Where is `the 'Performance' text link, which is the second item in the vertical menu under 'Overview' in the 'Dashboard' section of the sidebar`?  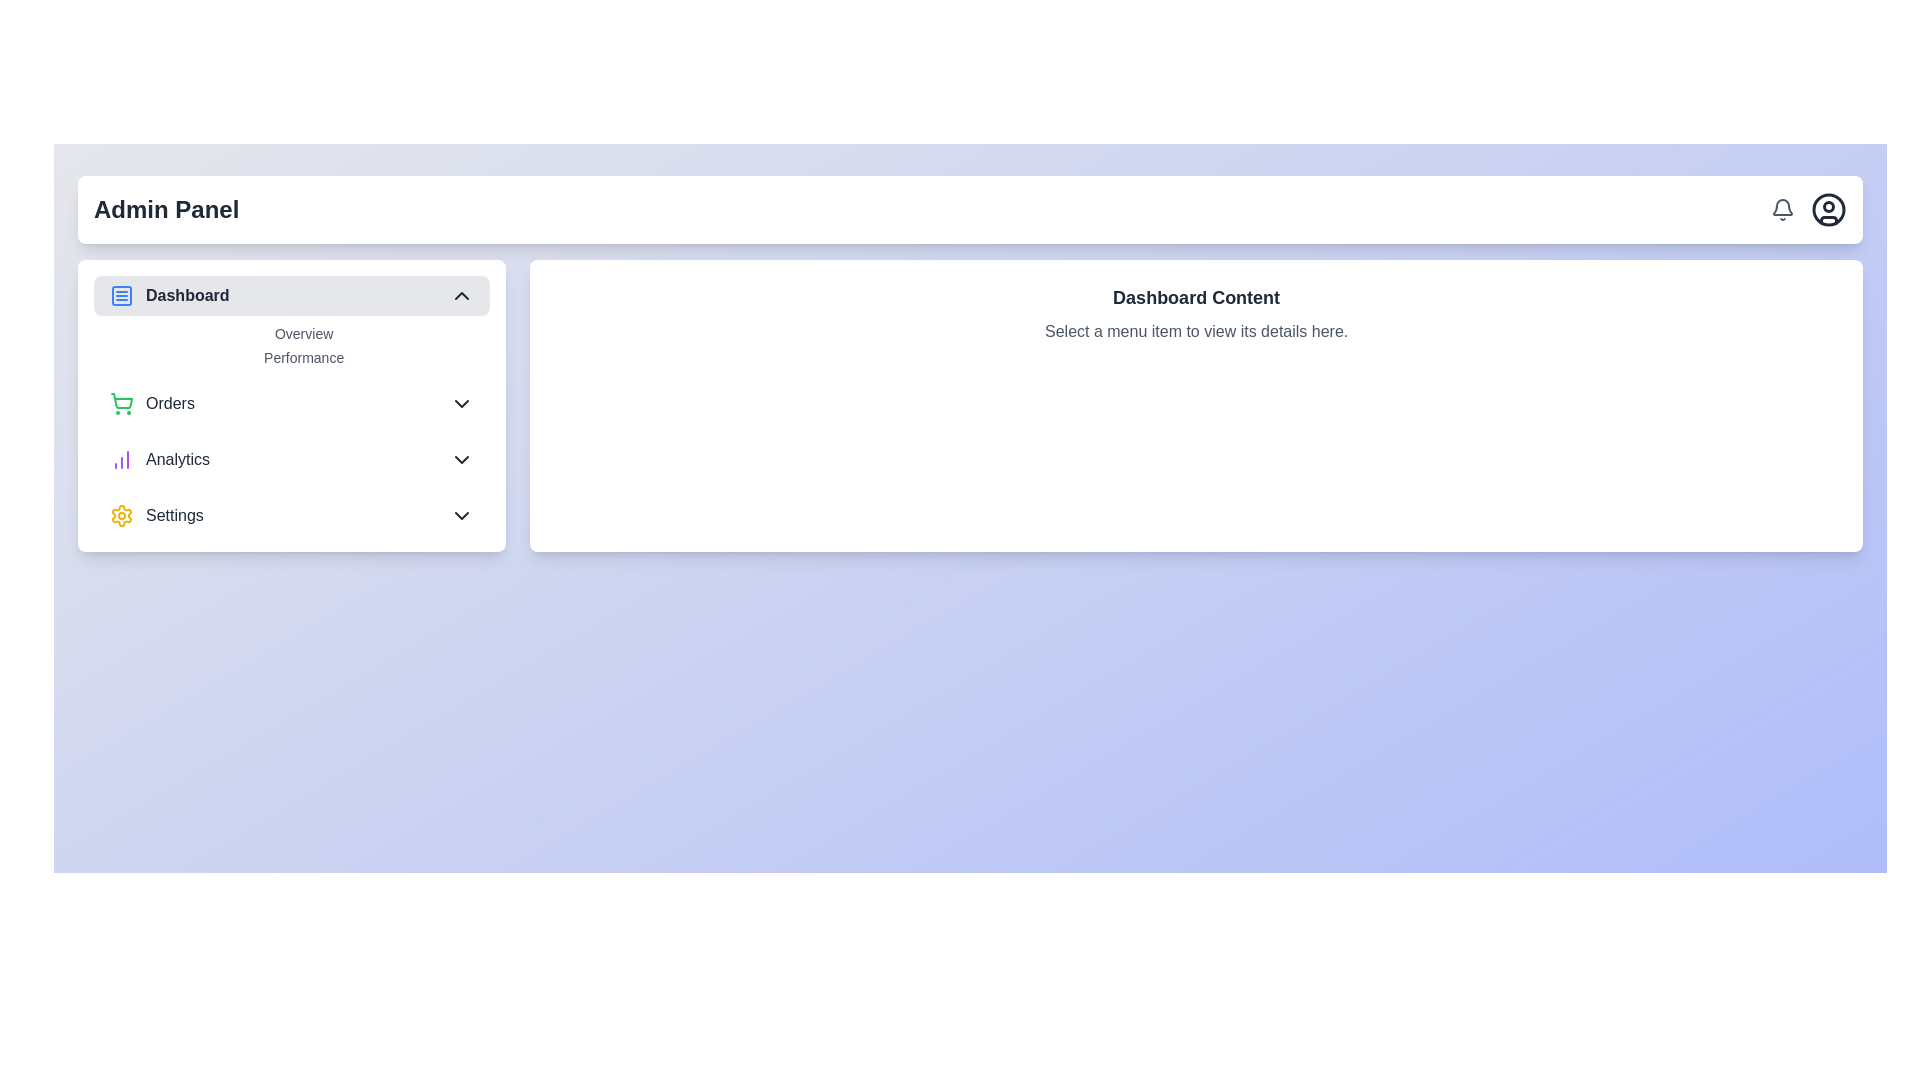
the 'Performance' text link, which is the second item in the vertical menu under 'Overview' in the 'Dashboard' section of the sidebar is located at coordinates (302, 357).